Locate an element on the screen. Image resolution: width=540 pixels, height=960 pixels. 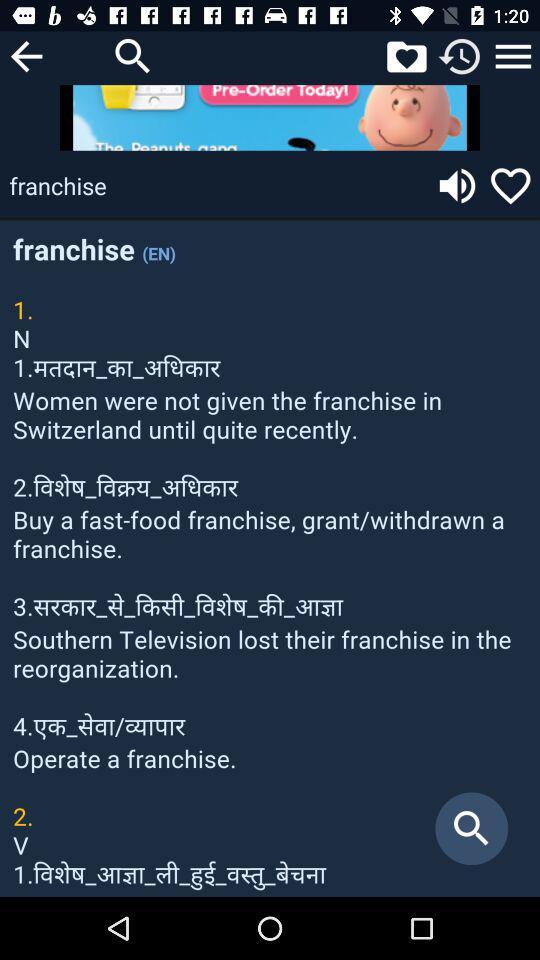
click on advertisement is located at coordinates (270, 117).